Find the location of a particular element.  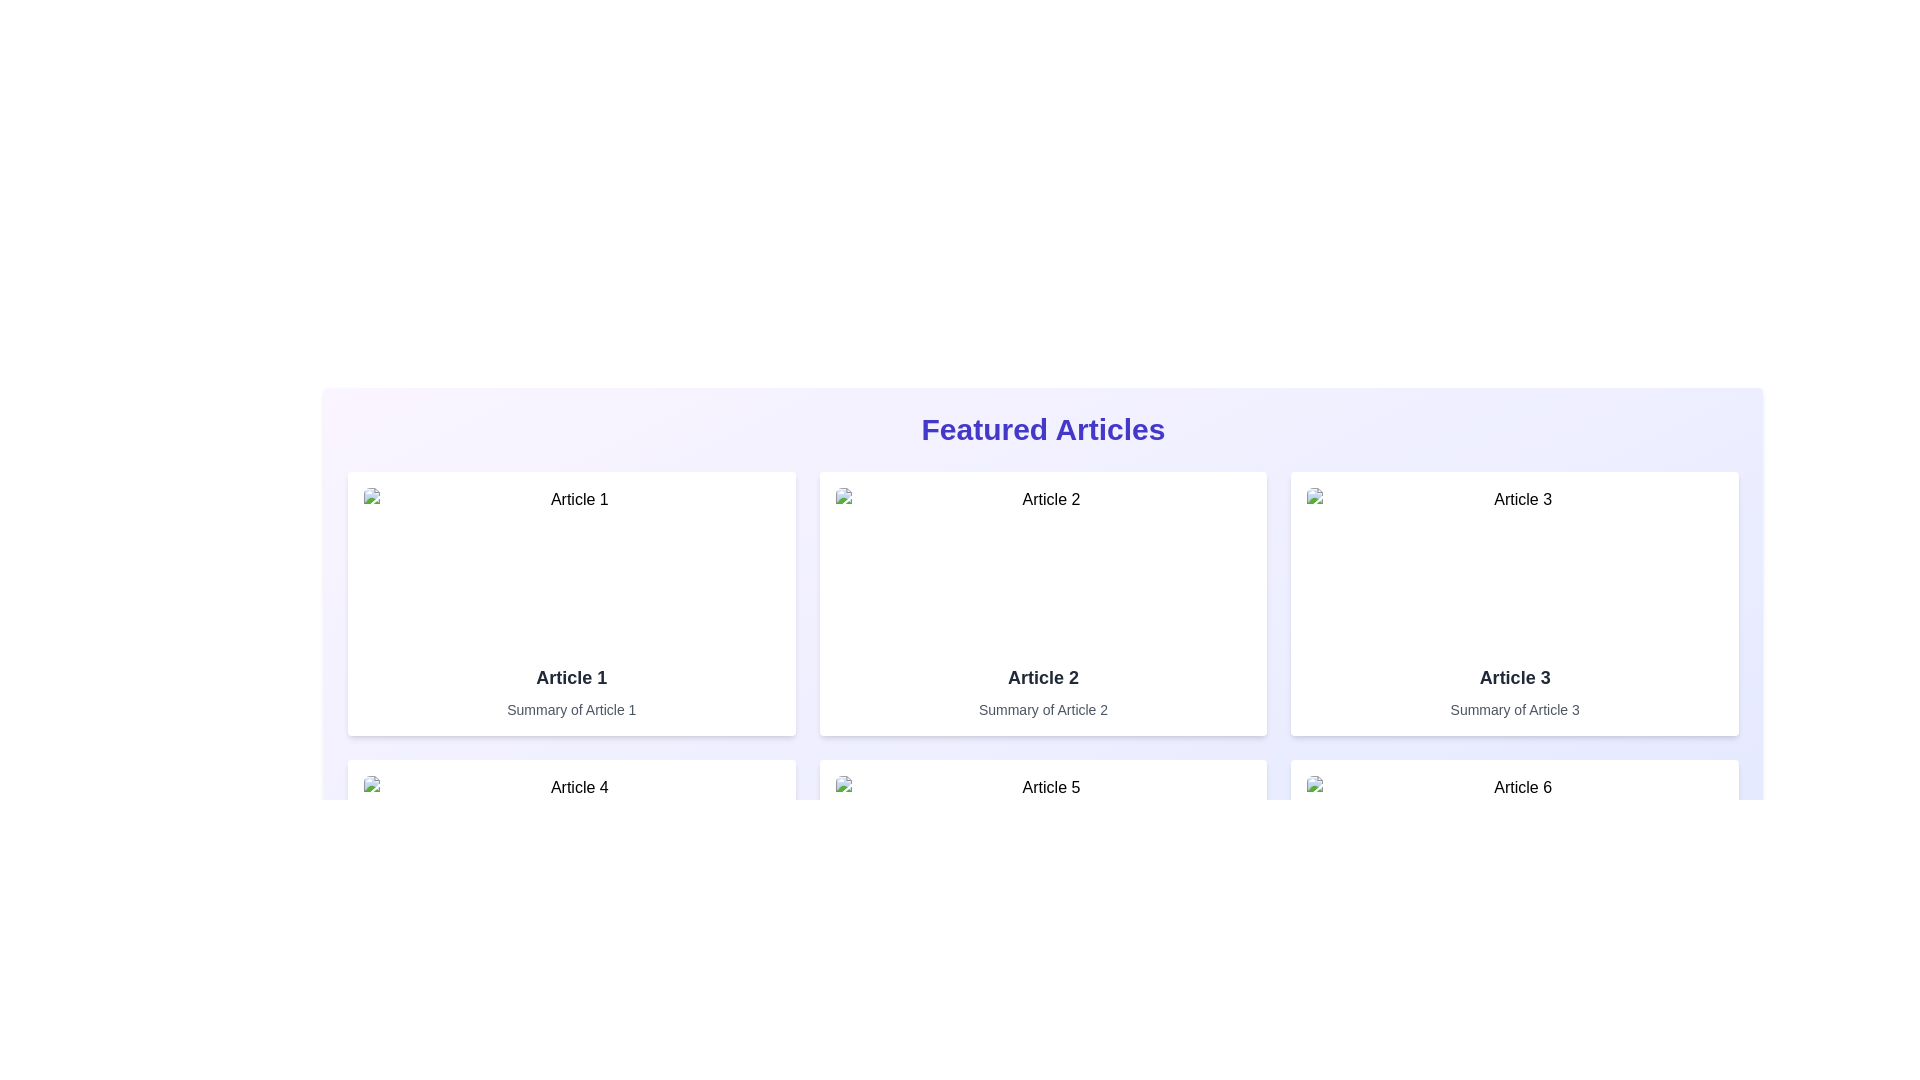

the image thumbnail for 'Article 6' located in the bottom-right corner of the grid layout is located at coordinates (1515, 855).